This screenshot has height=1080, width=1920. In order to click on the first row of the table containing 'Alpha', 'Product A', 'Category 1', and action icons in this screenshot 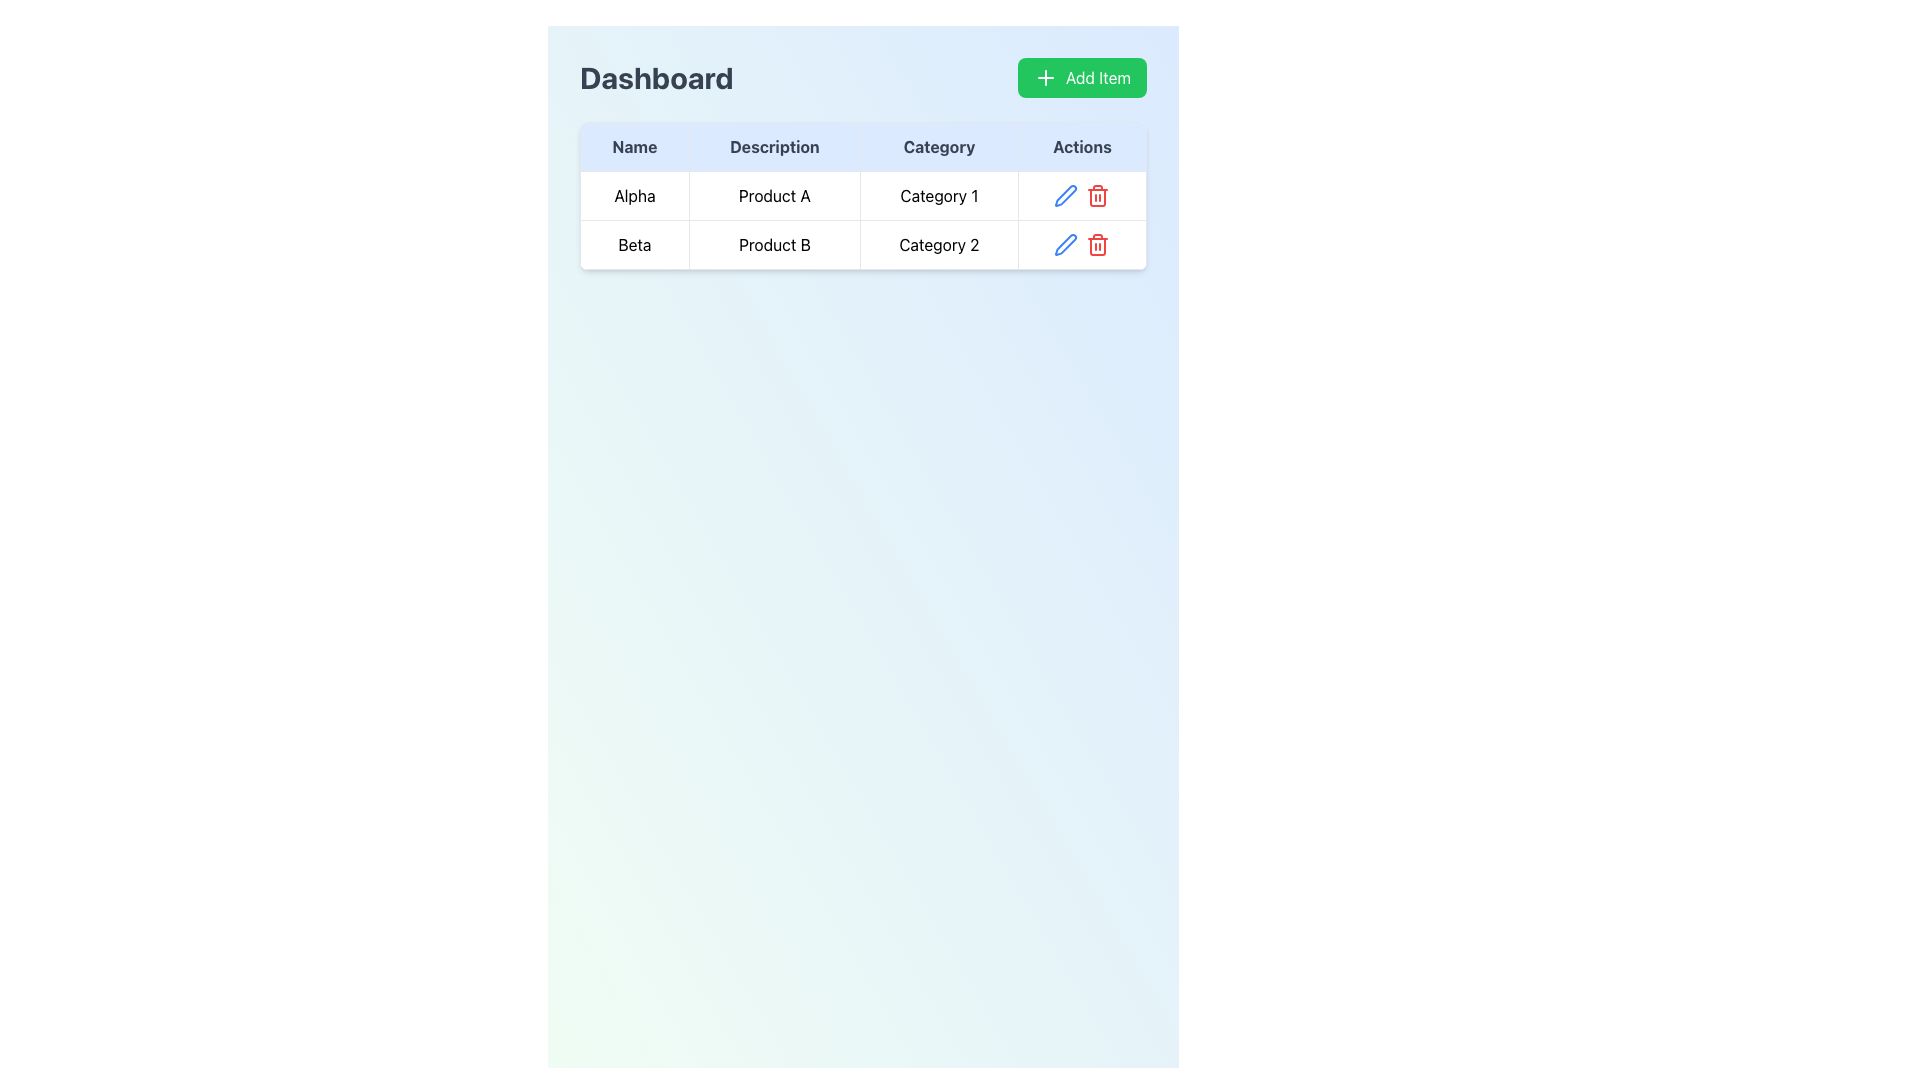, I will do `click(863, 196)`.